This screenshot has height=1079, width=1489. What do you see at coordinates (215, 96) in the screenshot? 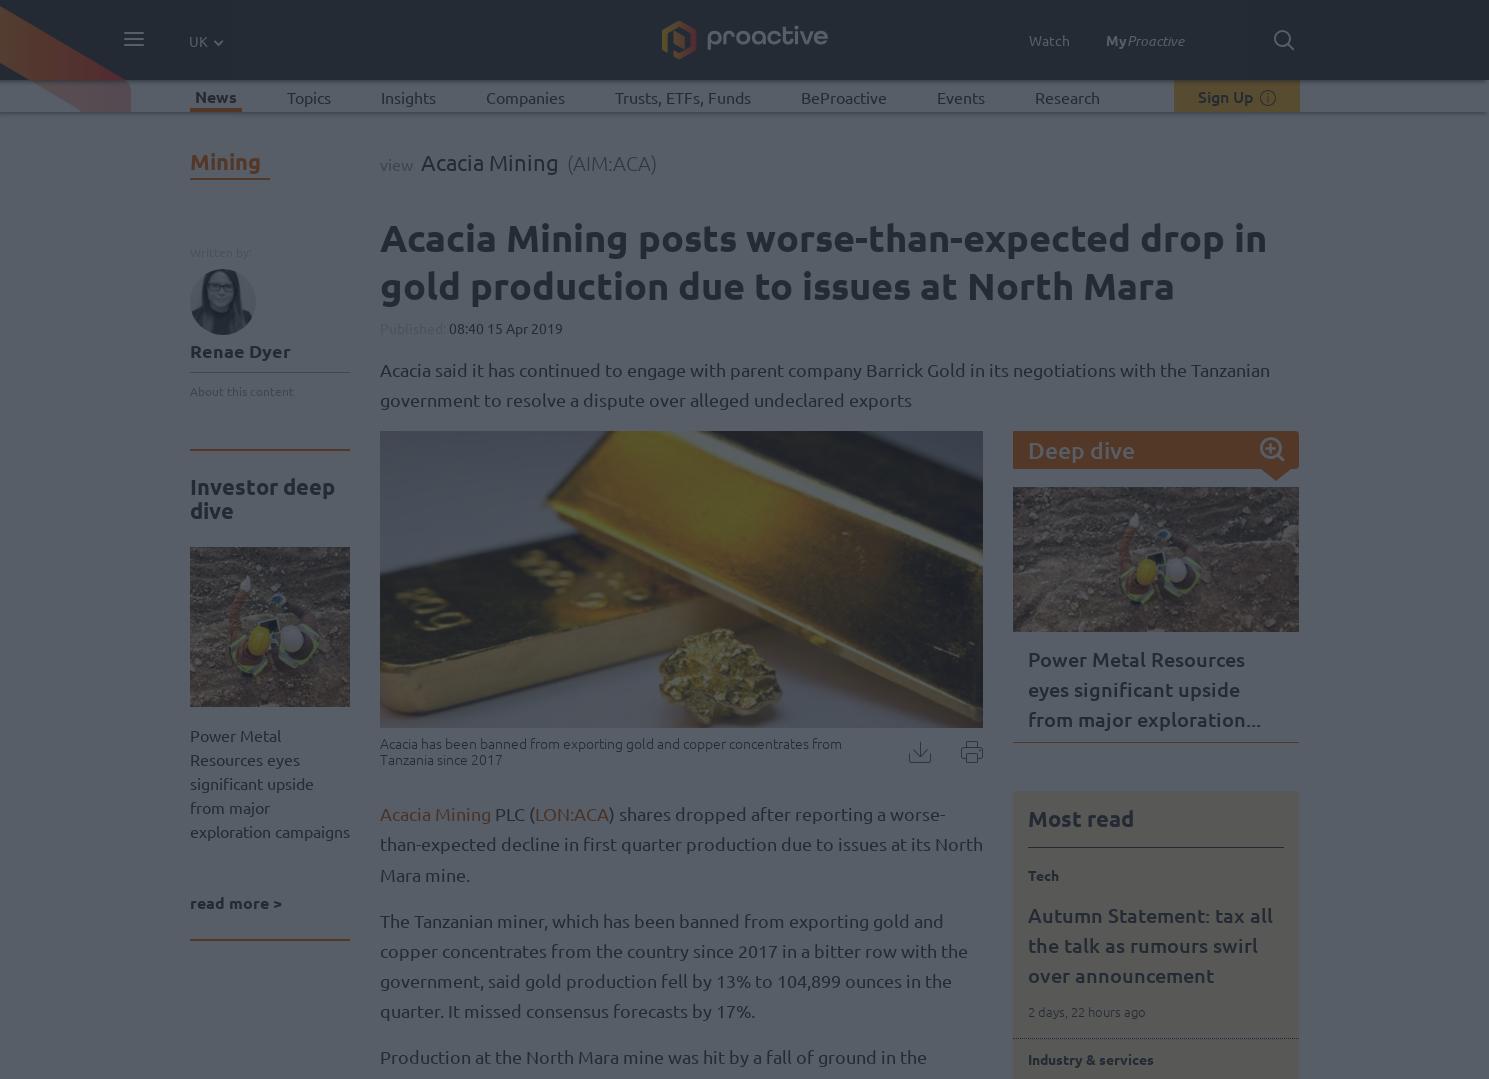
I see `'News'` at bounding box center [215, 96].